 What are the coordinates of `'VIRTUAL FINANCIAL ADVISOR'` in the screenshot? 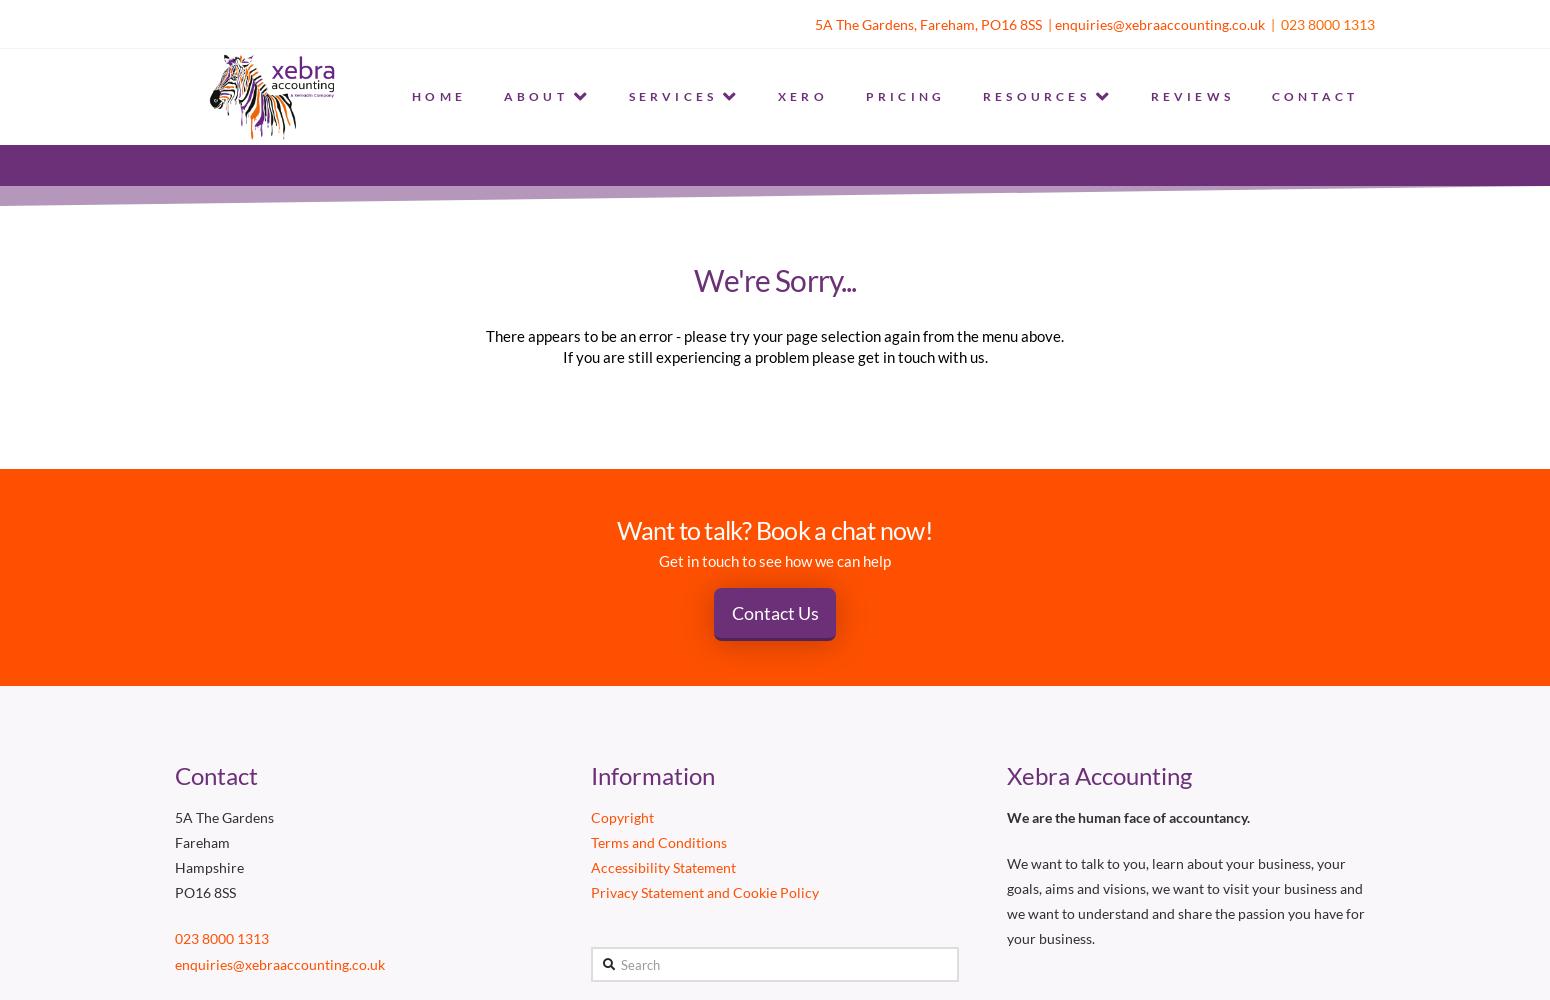 It's located at (687, 445).